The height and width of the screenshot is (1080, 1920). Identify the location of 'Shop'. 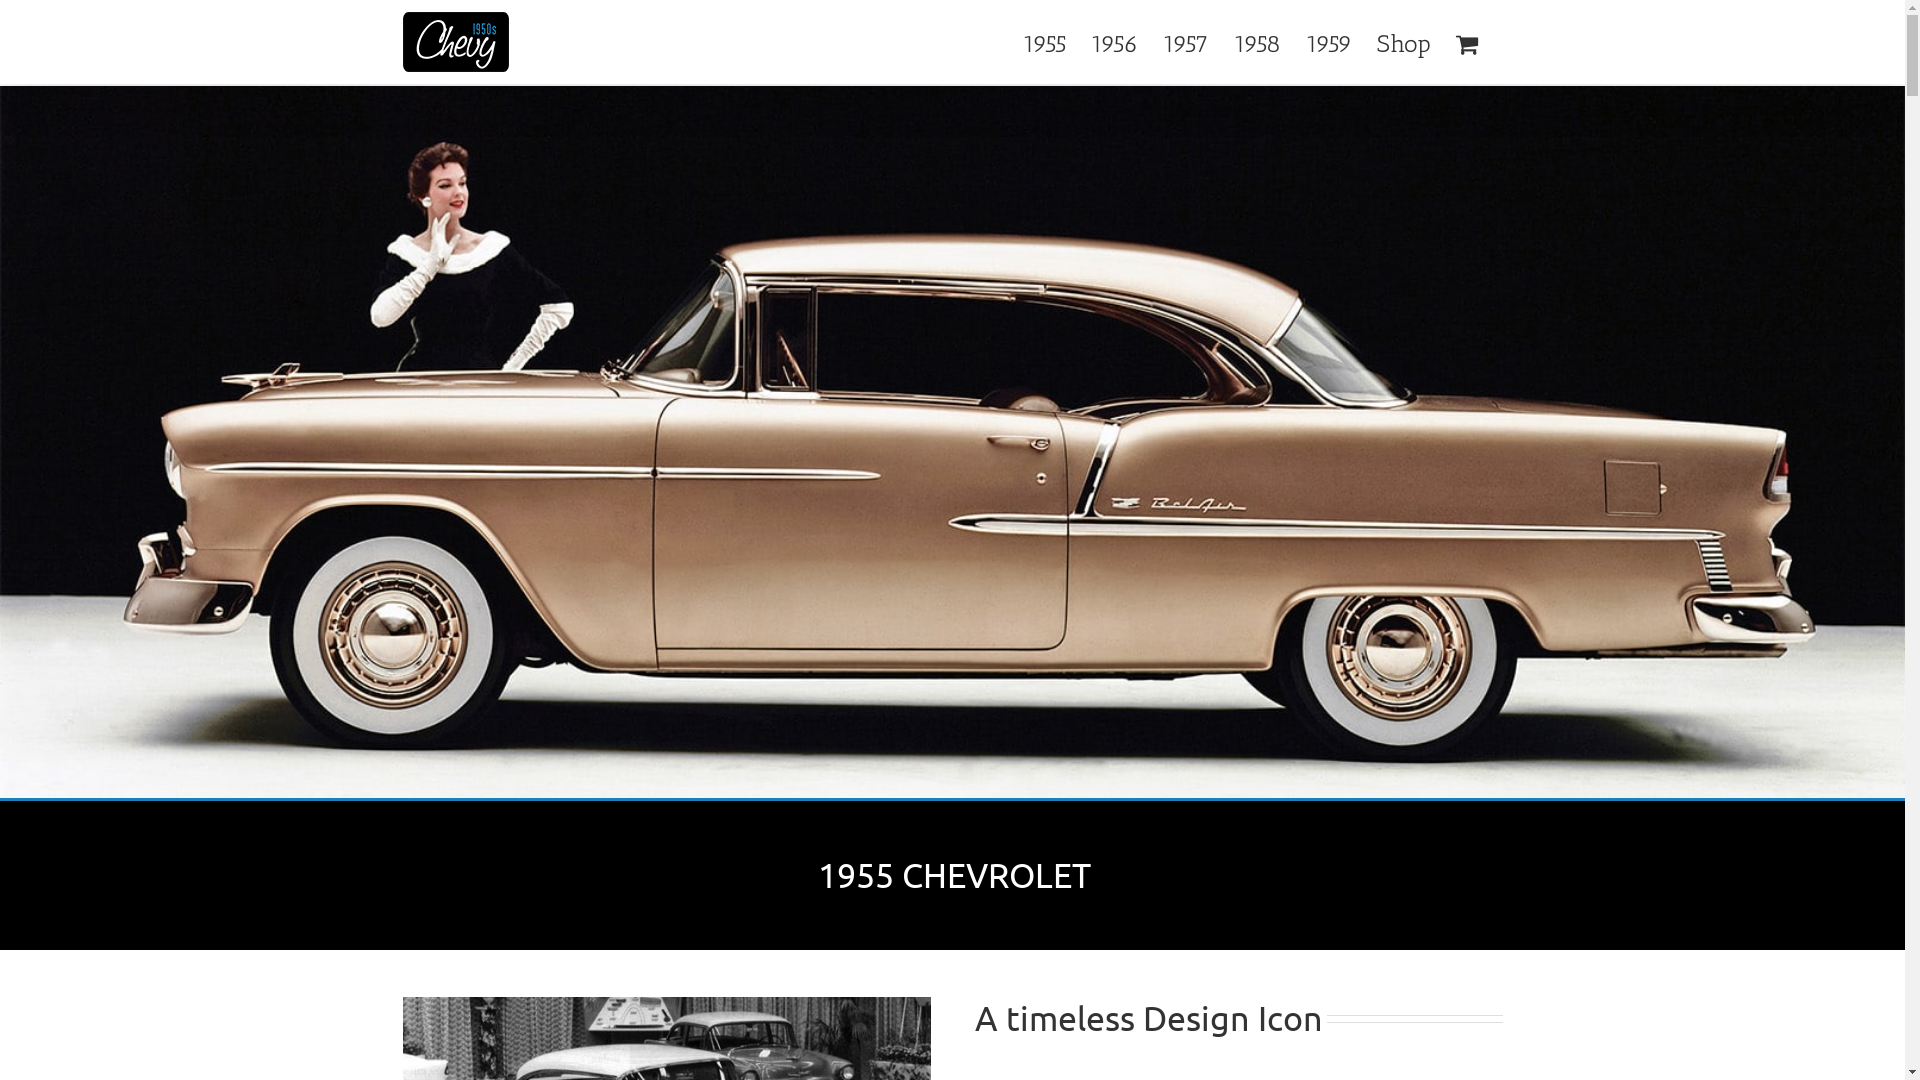
(1401, 42).